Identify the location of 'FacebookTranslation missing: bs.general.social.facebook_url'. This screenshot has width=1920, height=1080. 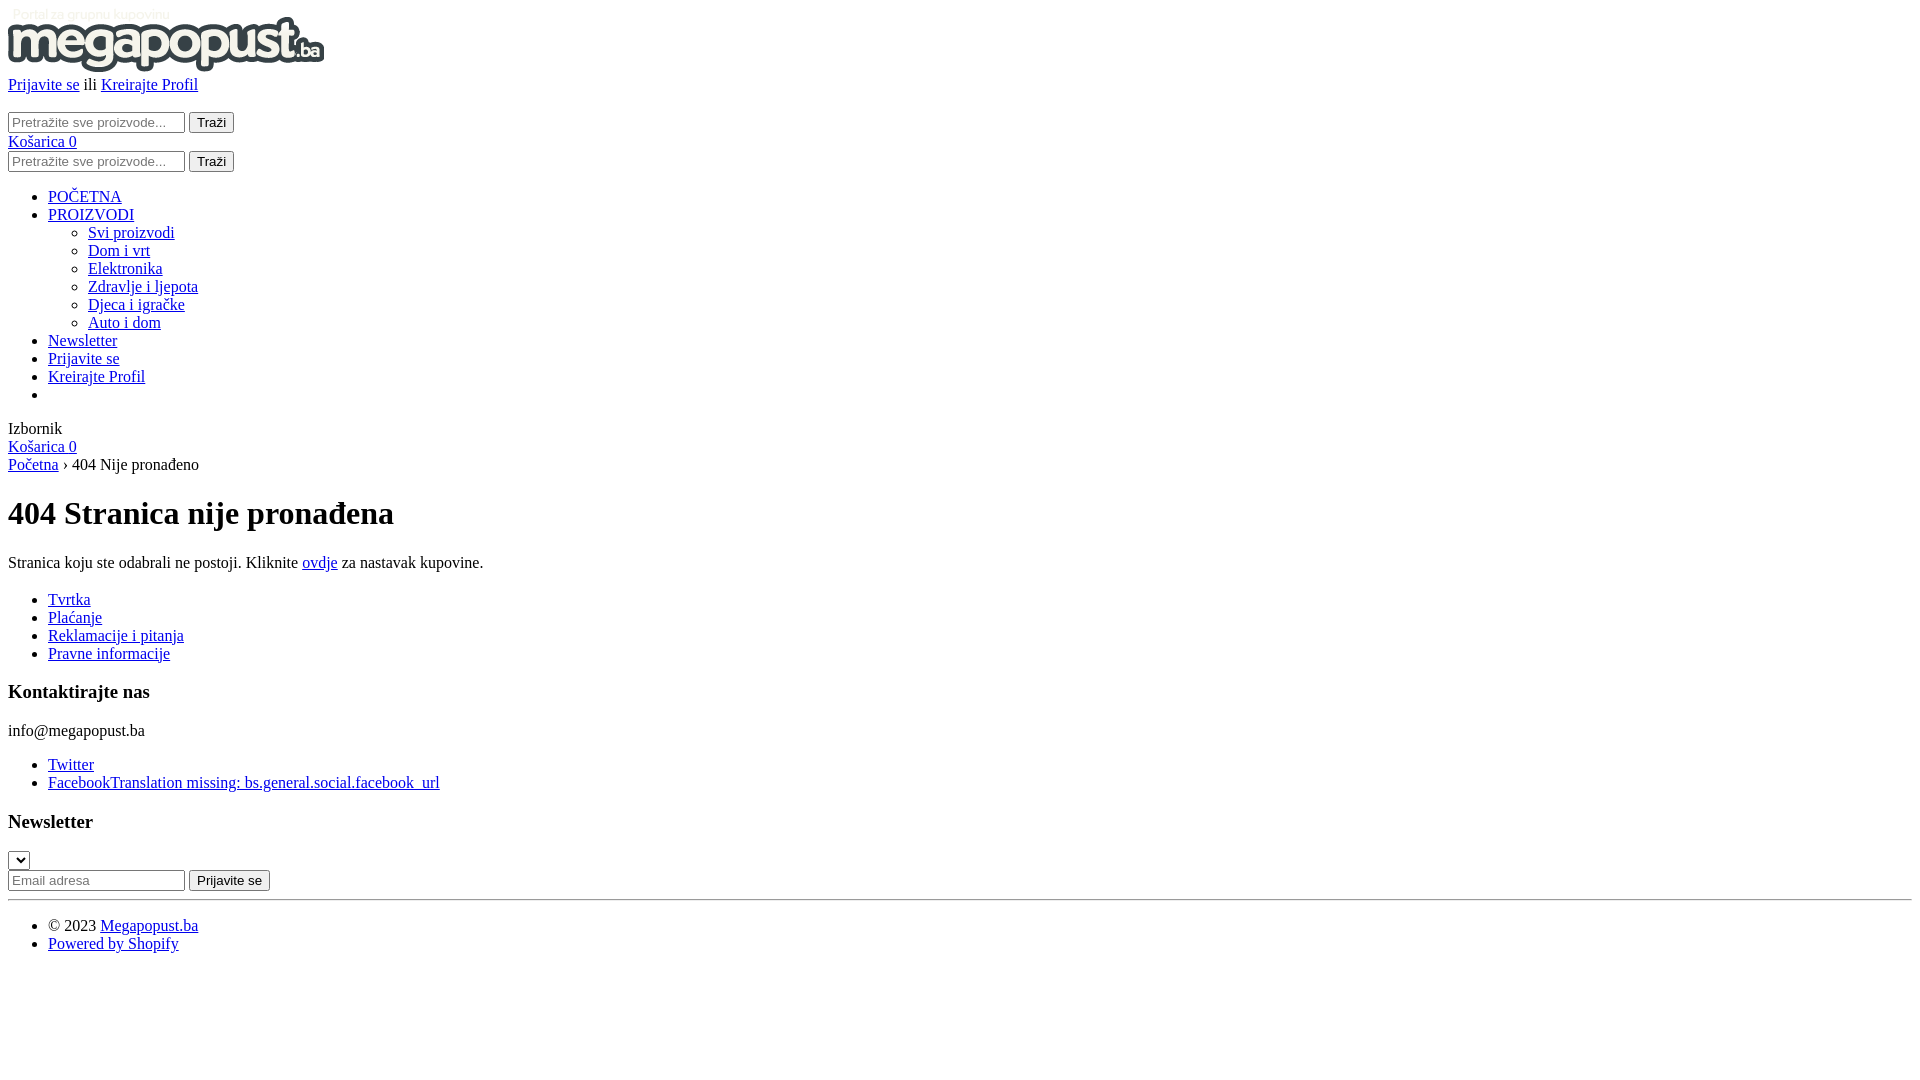
(243, 781).